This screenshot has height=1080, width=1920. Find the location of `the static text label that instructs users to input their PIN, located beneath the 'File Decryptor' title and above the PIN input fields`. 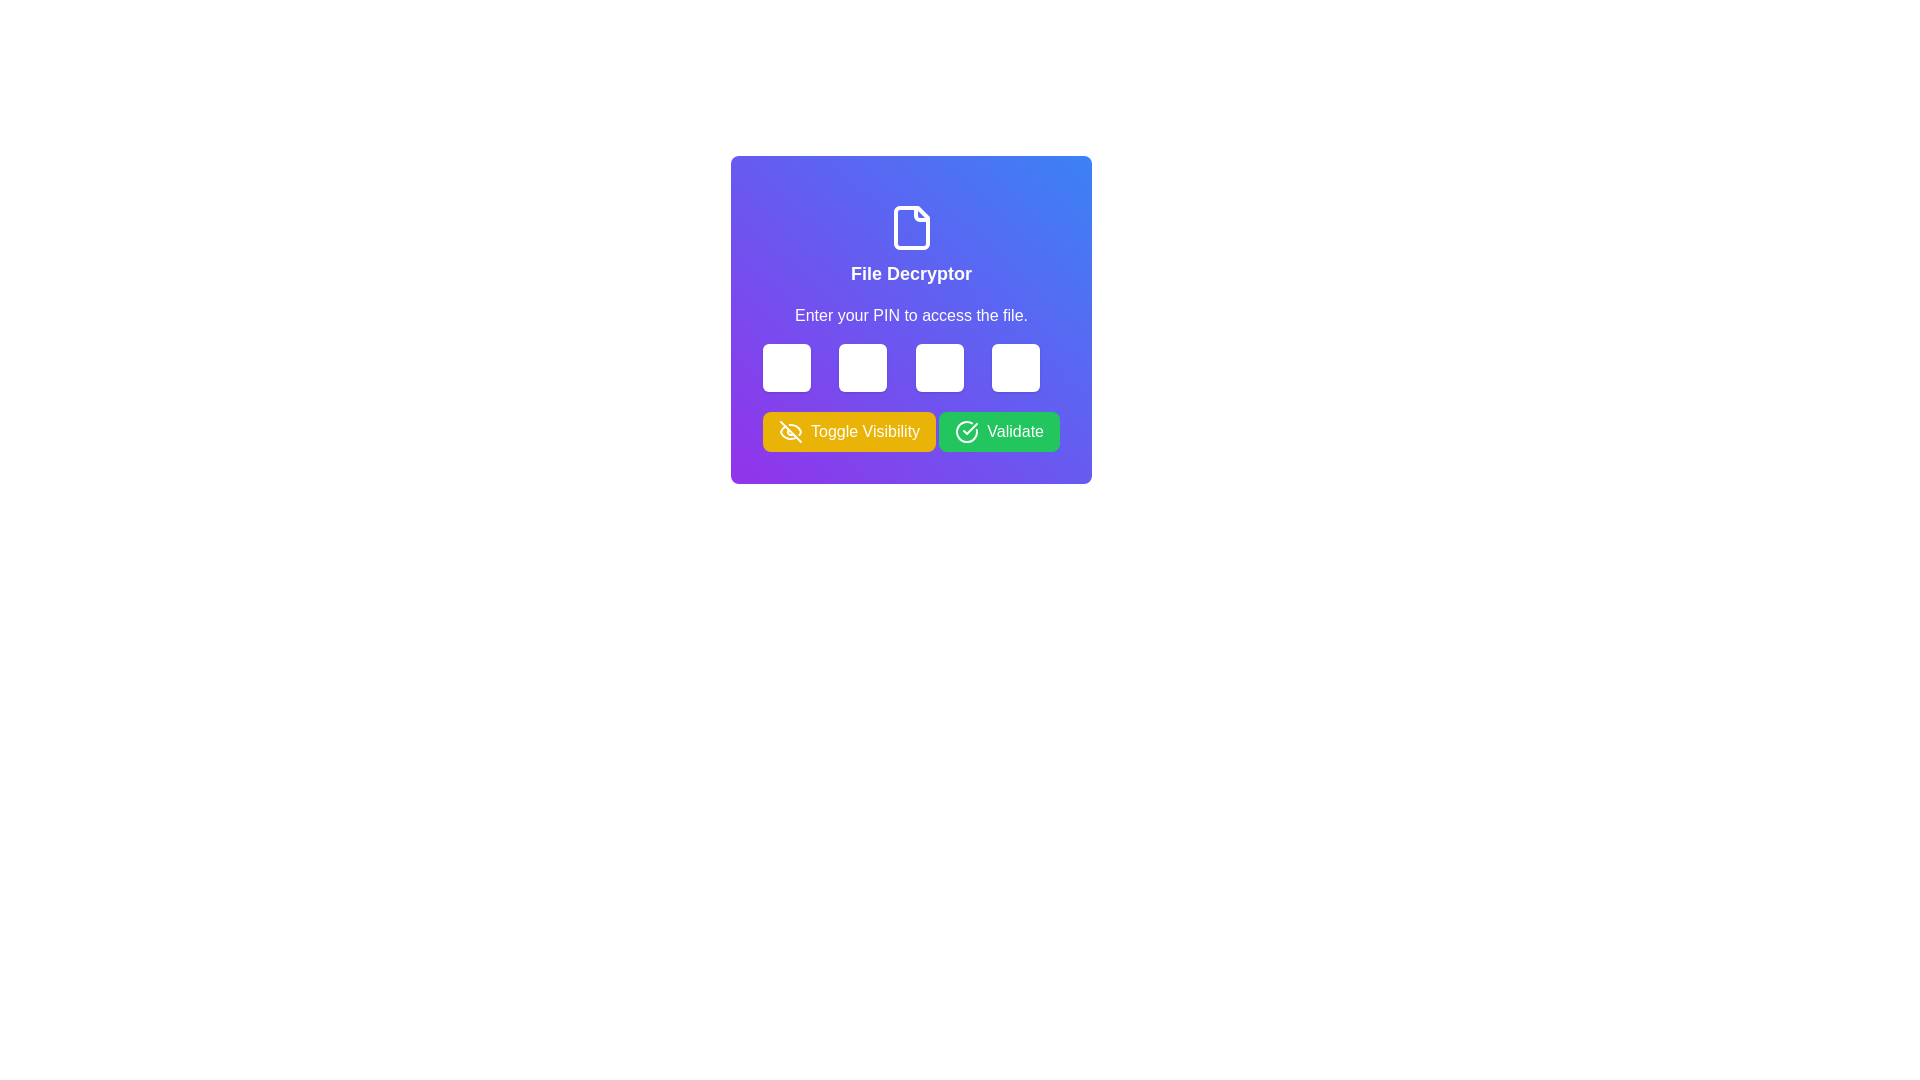

the static text label that instructs users to input their PIN, located beneath the 'File Decryptor' title and above the PIN input fields is located at coordinates (910, 315).